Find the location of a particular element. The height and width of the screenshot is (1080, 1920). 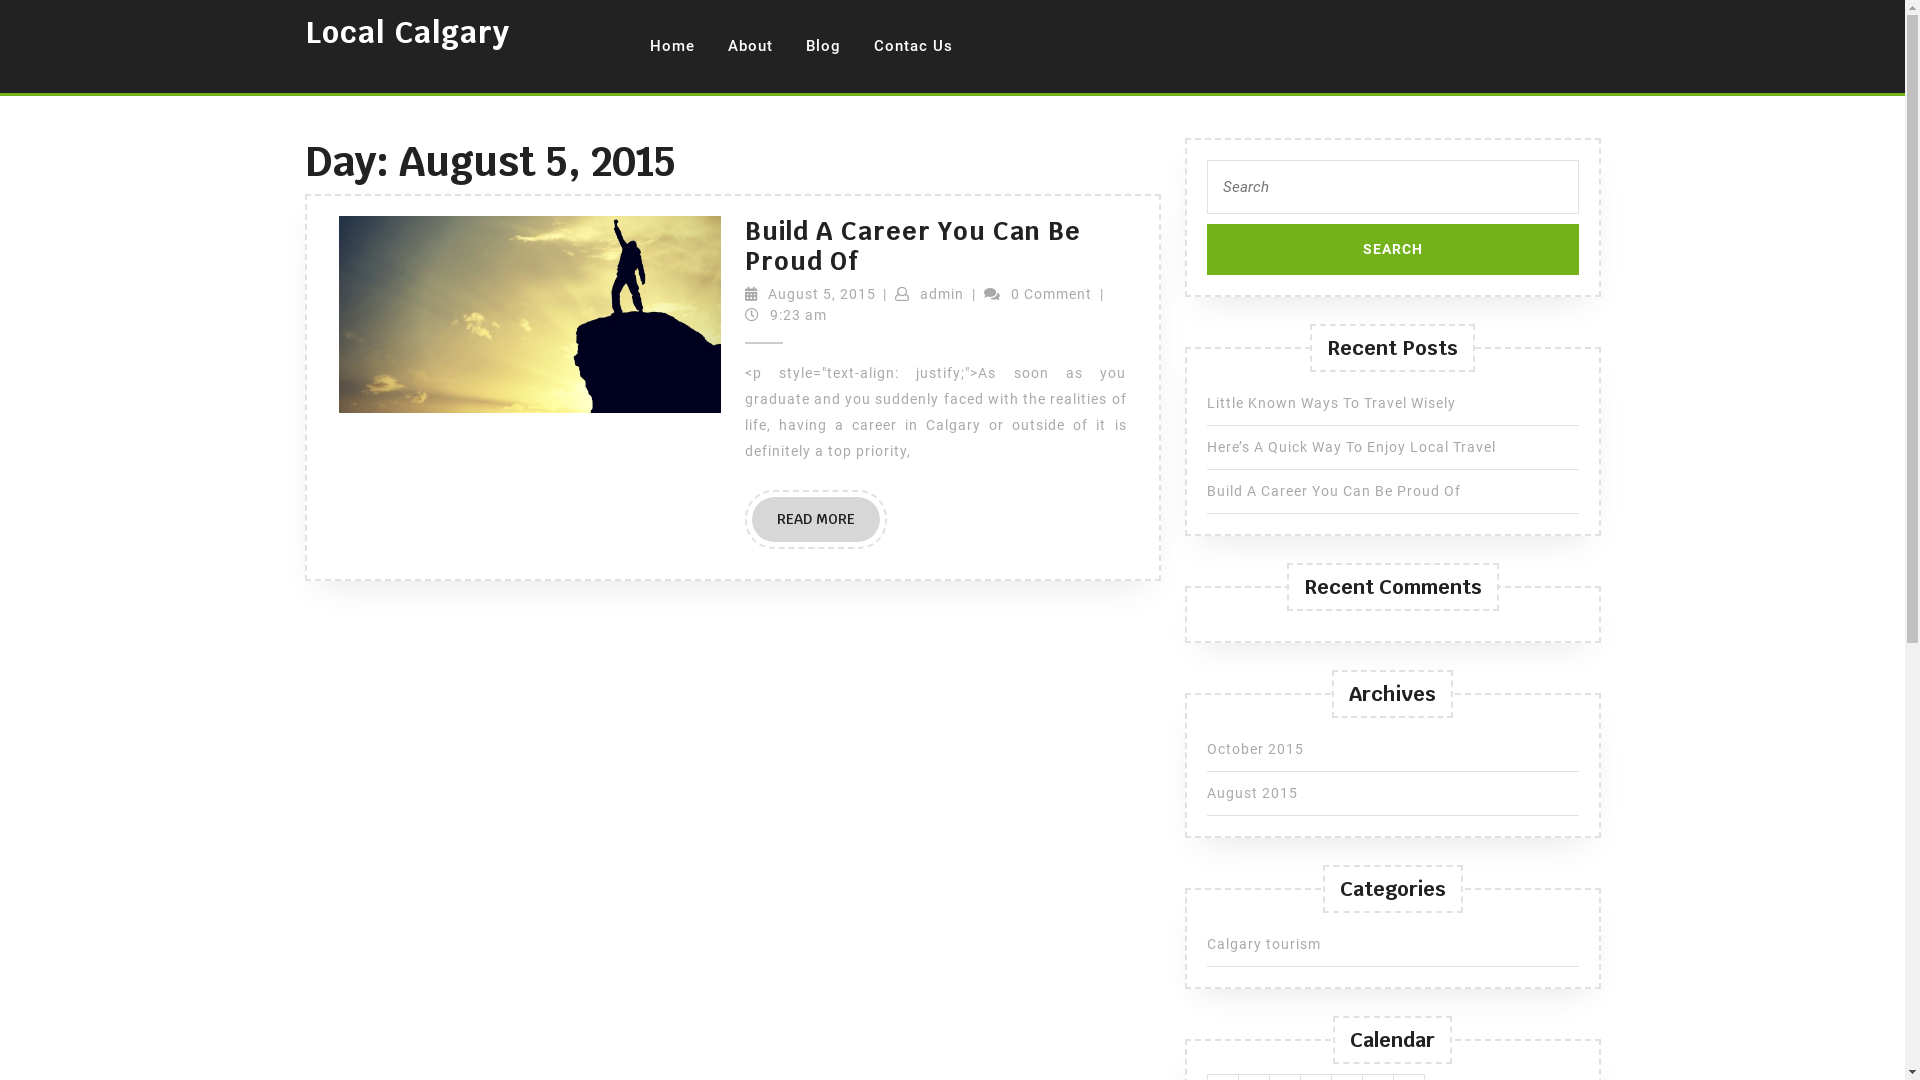

'Home' is located at coordinates (671, 45).